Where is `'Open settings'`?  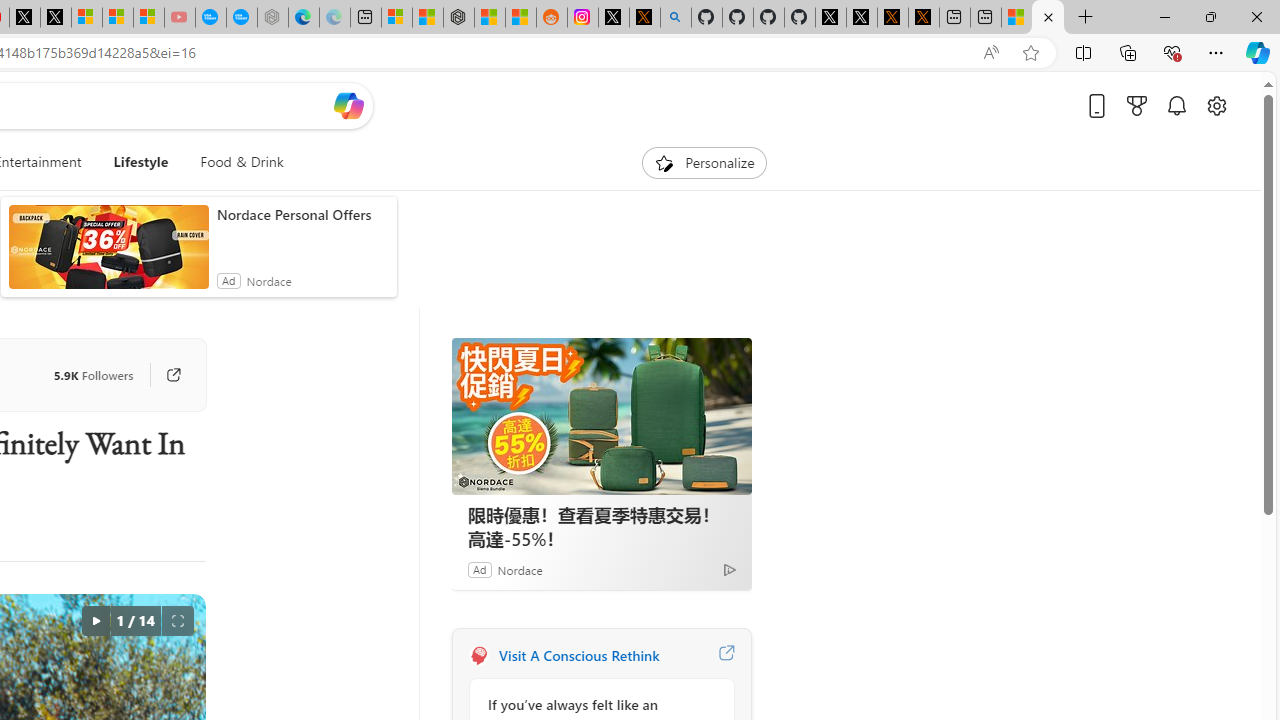 'Open settings' is located at coordinates (1215, 105).